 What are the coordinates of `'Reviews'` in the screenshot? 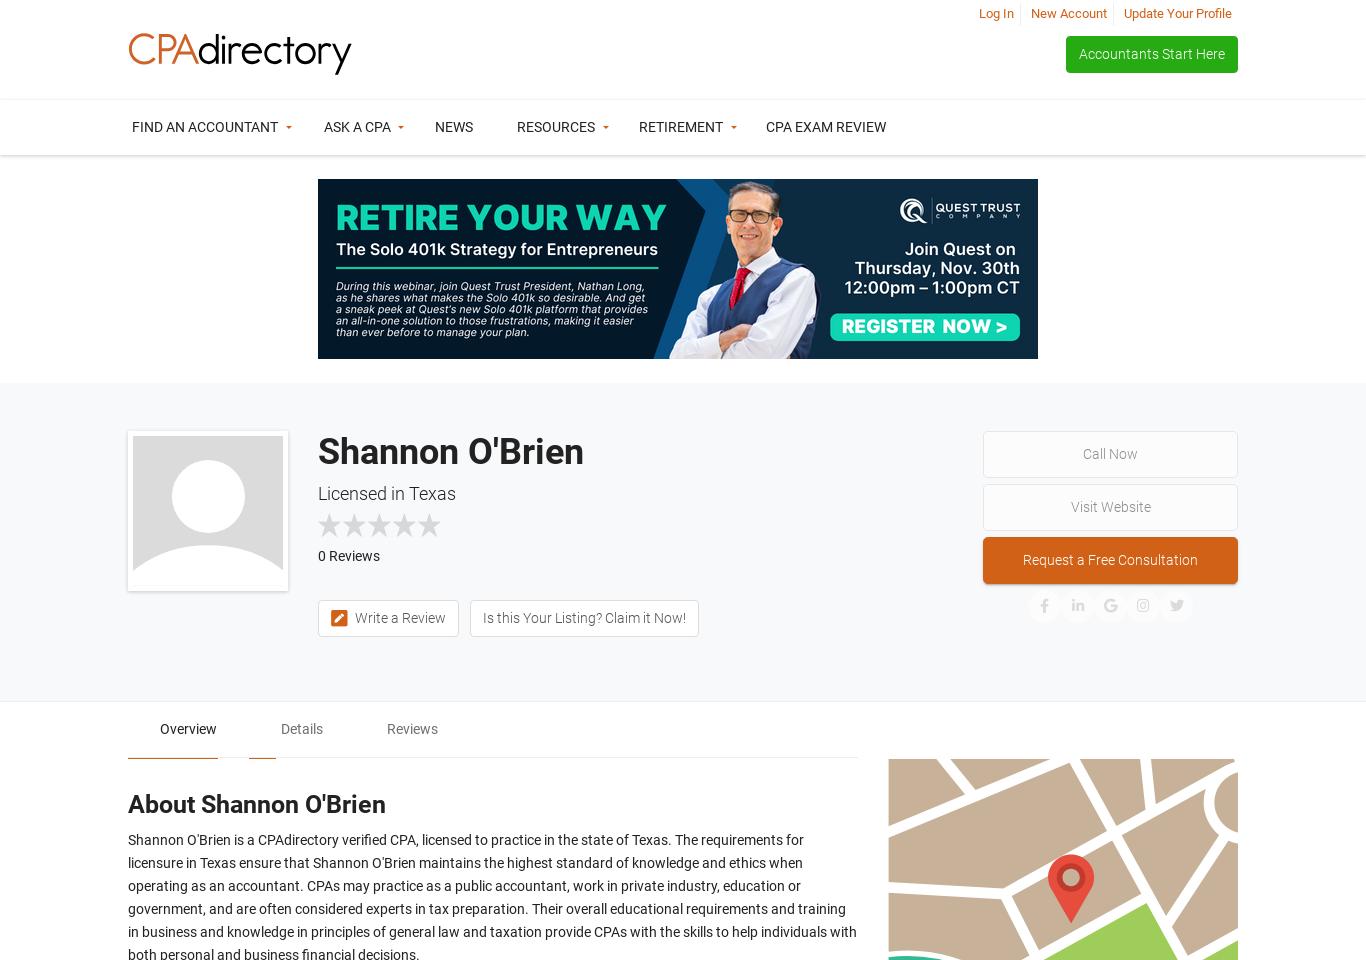 It's located at (411, 728).